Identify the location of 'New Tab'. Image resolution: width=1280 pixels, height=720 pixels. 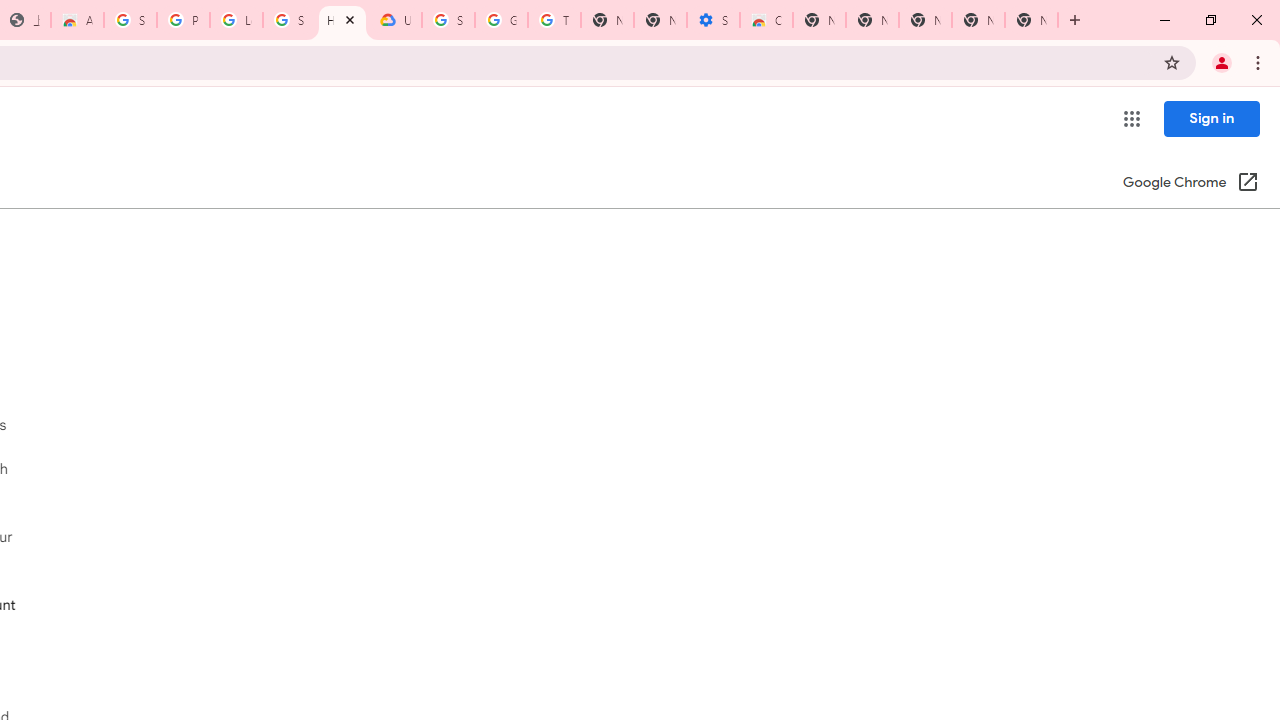
(1031, 20).